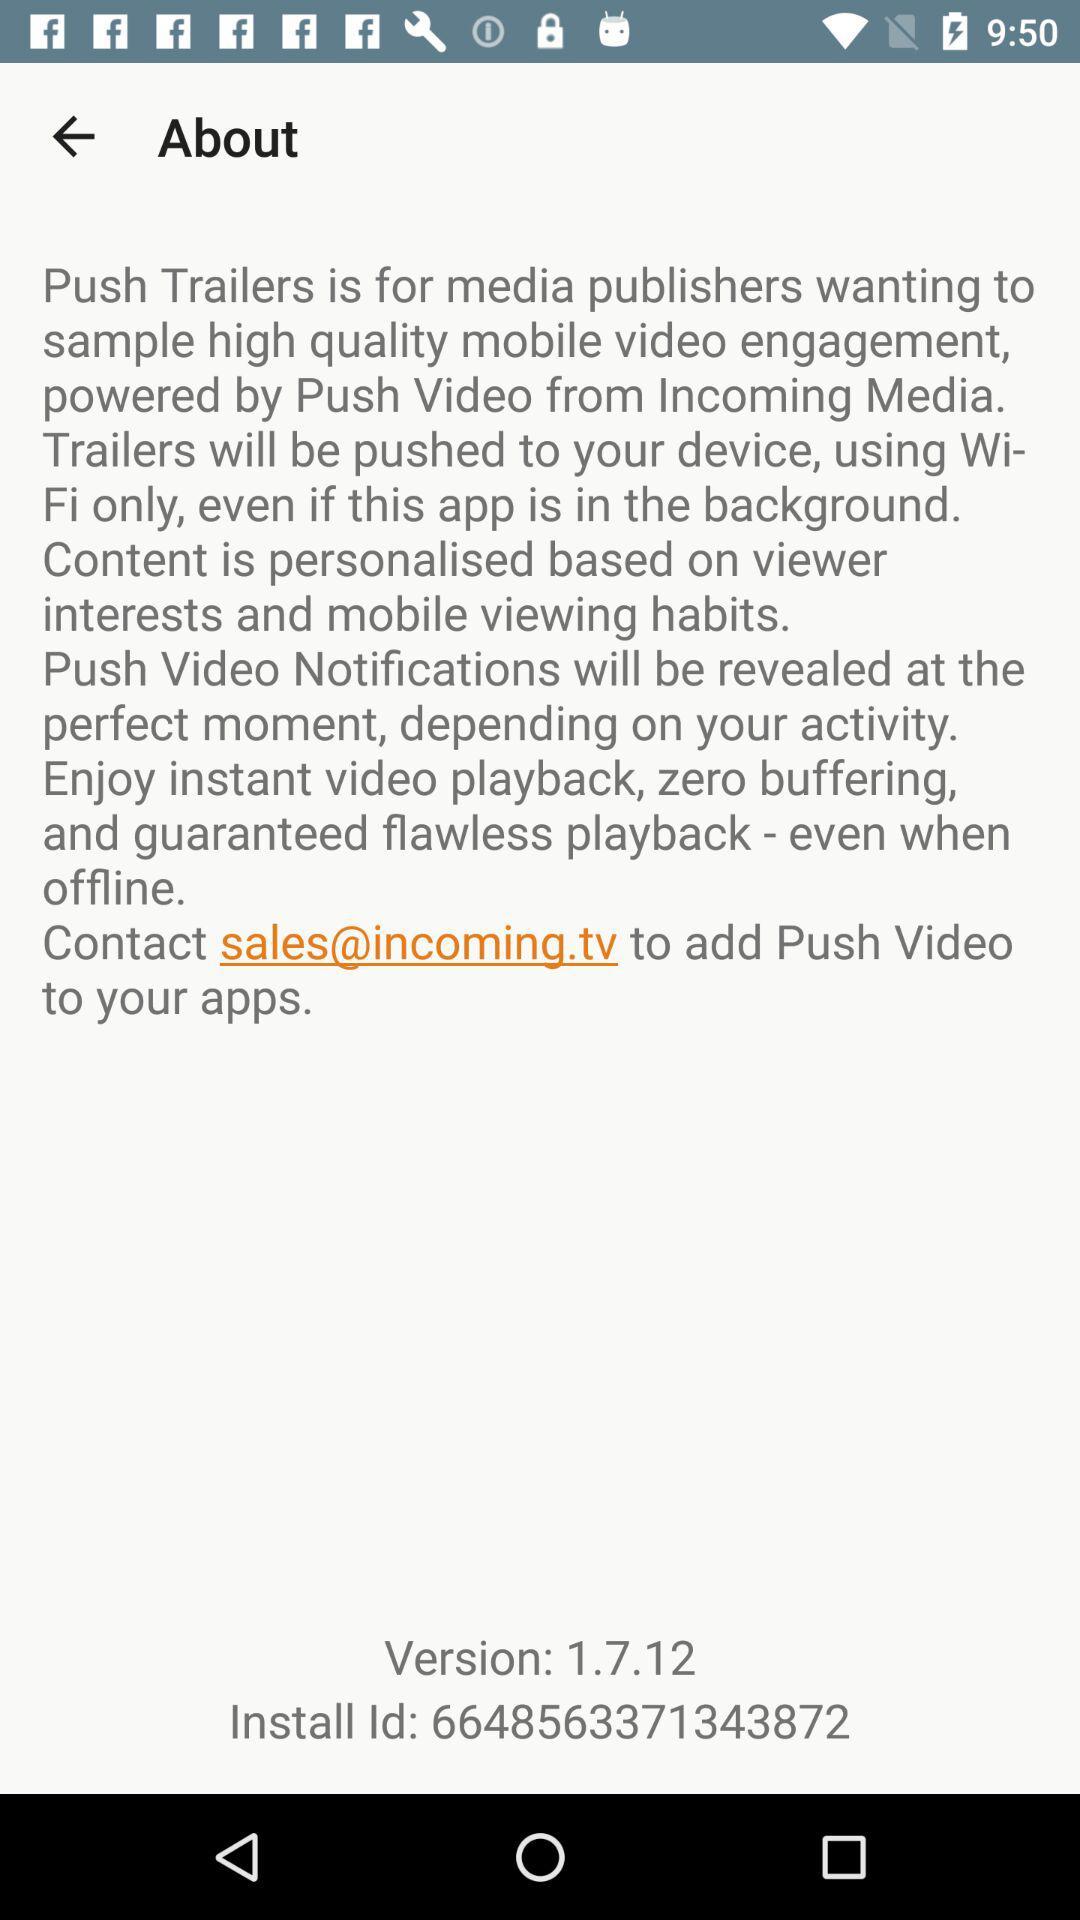 The height and width of the screenshot is (1920, 1080). Describe the element at coordinates (540, 638) in the screenshot. I see `the push trailers is` at that location.